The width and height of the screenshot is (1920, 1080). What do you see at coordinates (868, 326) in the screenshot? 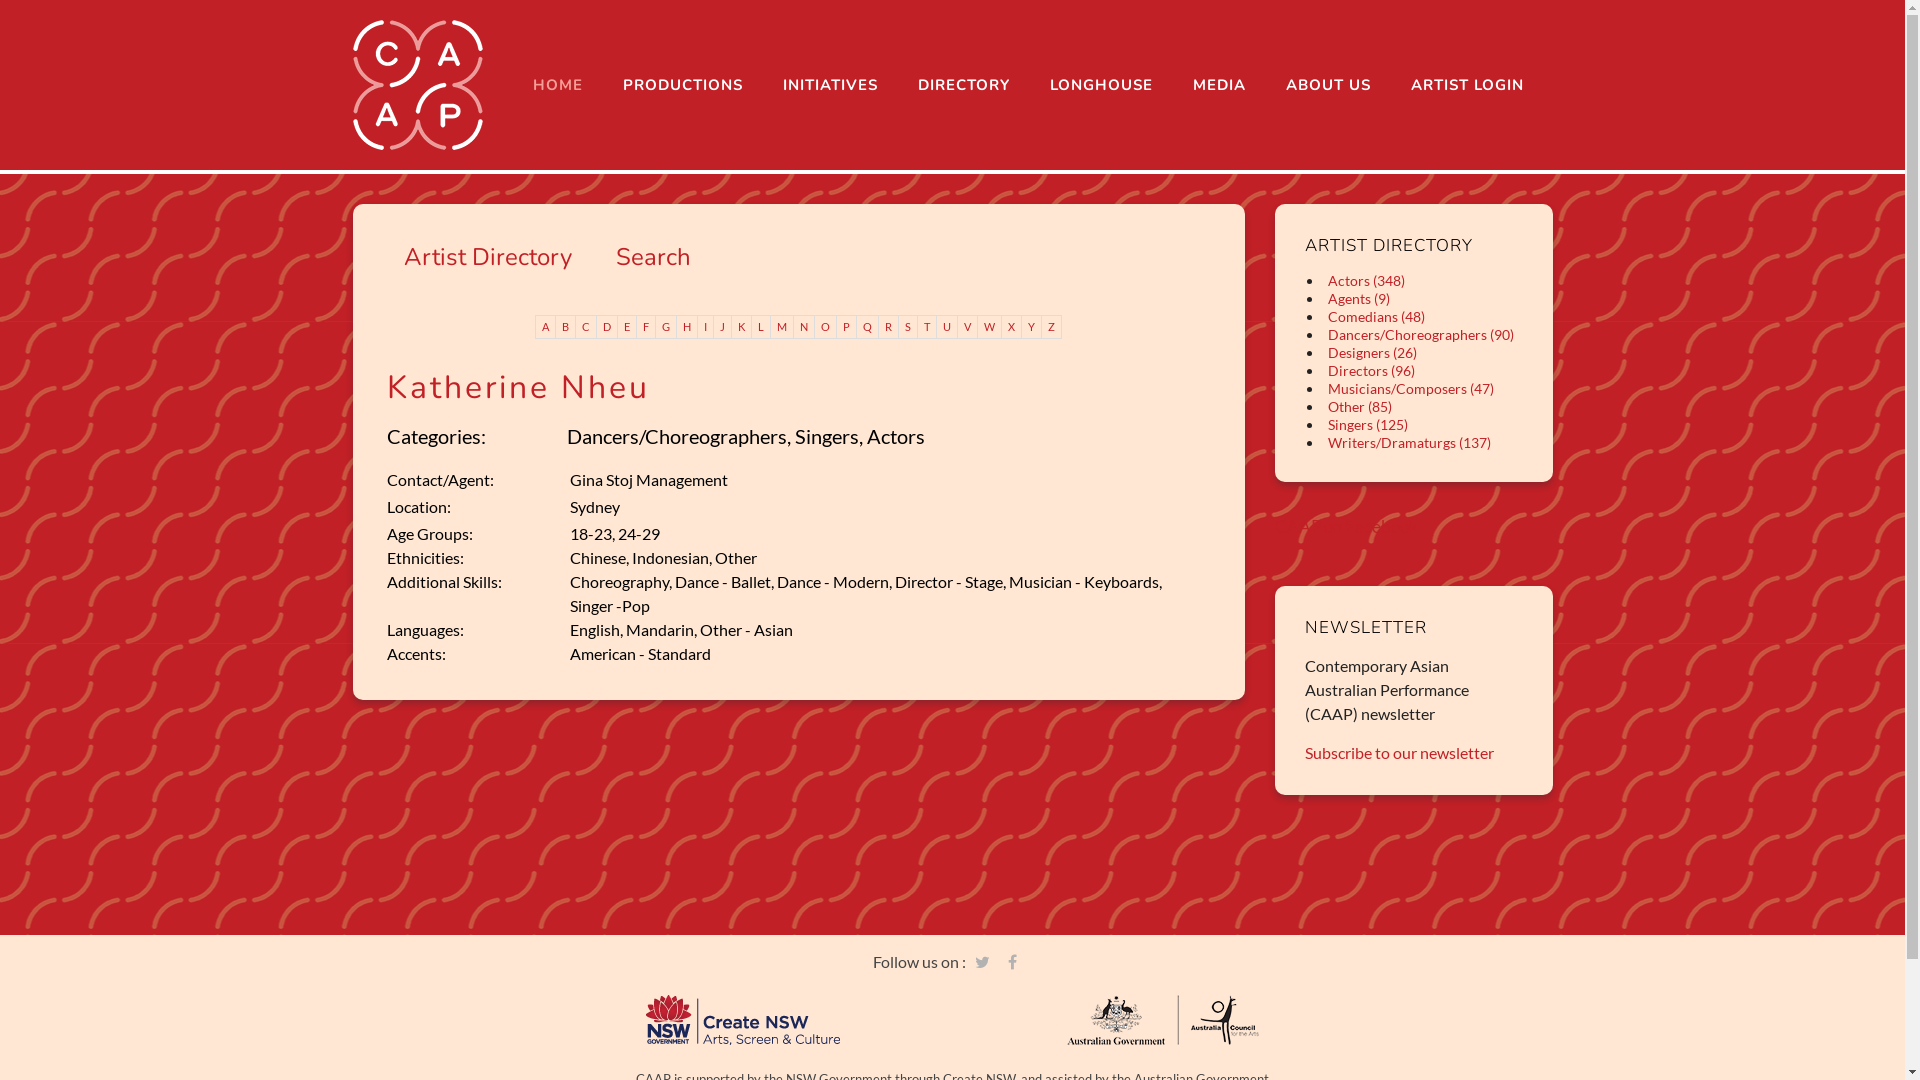
I see `'Q'` at bounding box center [868, 326].